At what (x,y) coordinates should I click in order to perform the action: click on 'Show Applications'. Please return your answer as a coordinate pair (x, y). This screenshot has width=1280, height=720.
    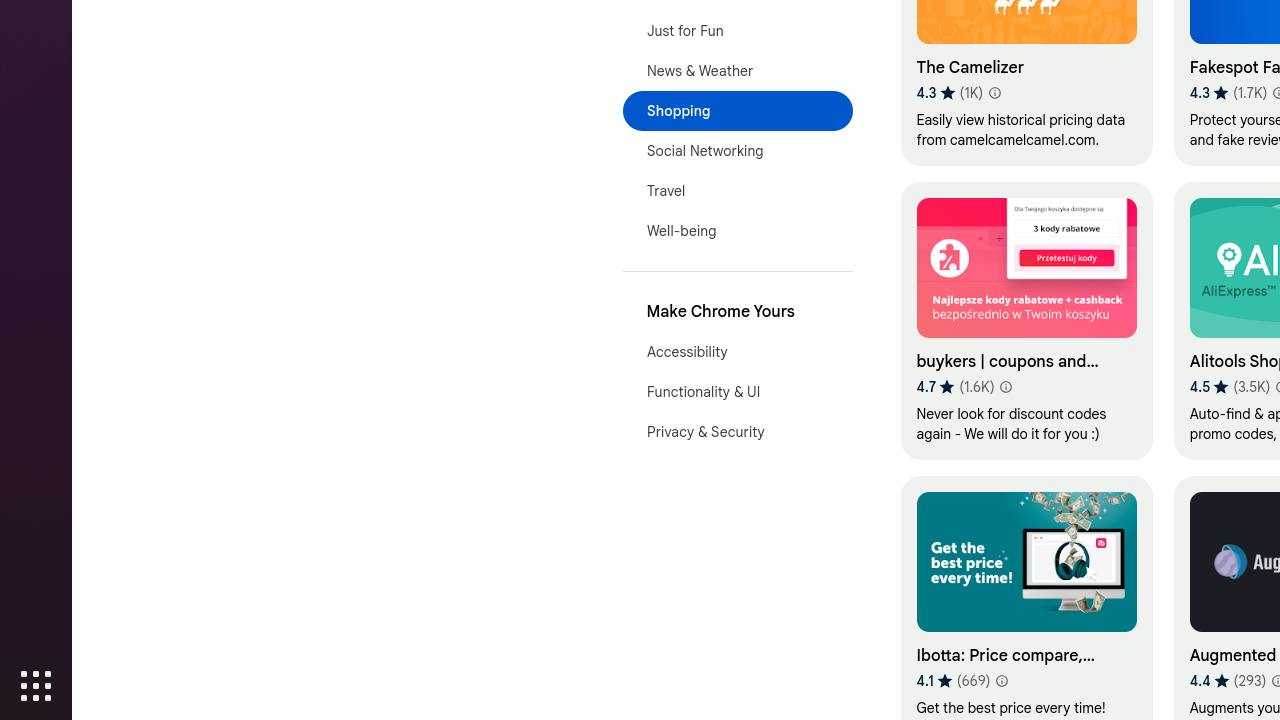
    Looking at the image, I should click on (35, 685).